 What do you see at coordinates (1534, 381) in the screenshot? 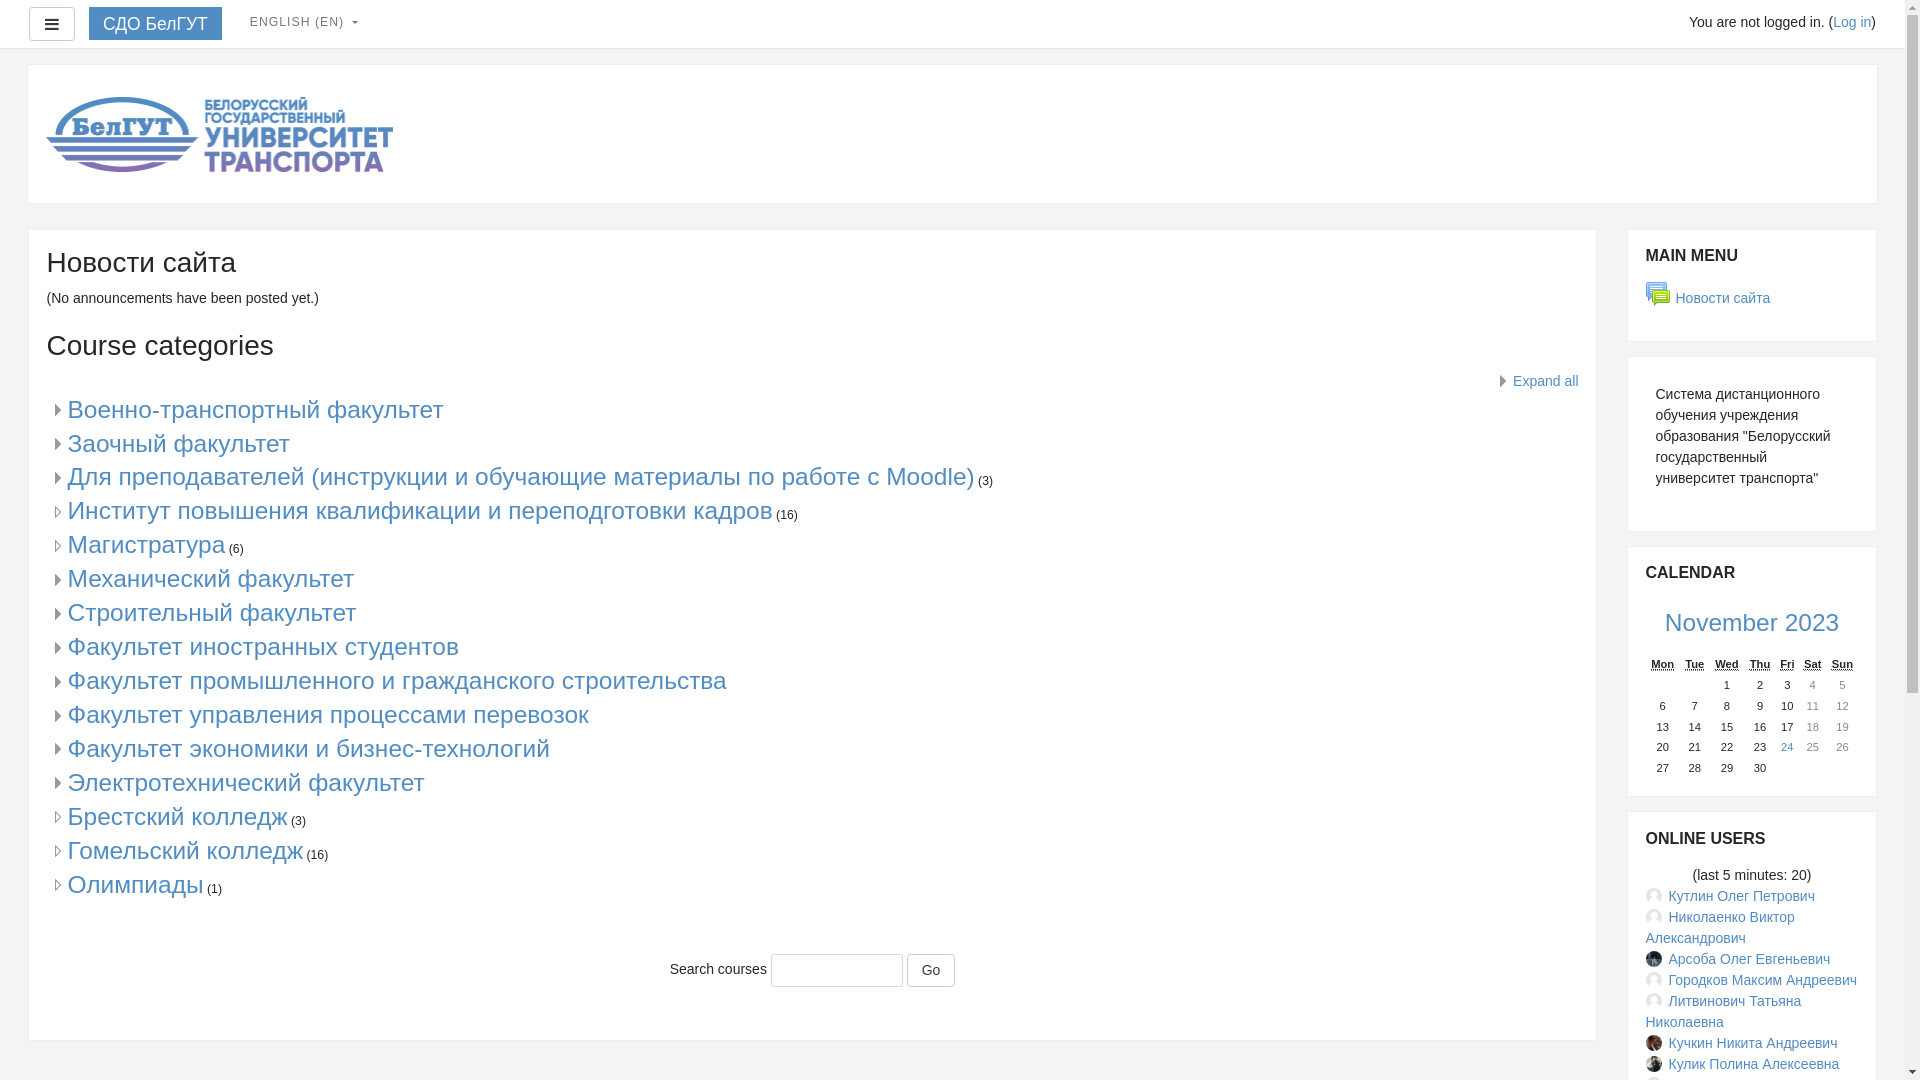
I see `'Expand all'` at bounding box center [1534, 381].